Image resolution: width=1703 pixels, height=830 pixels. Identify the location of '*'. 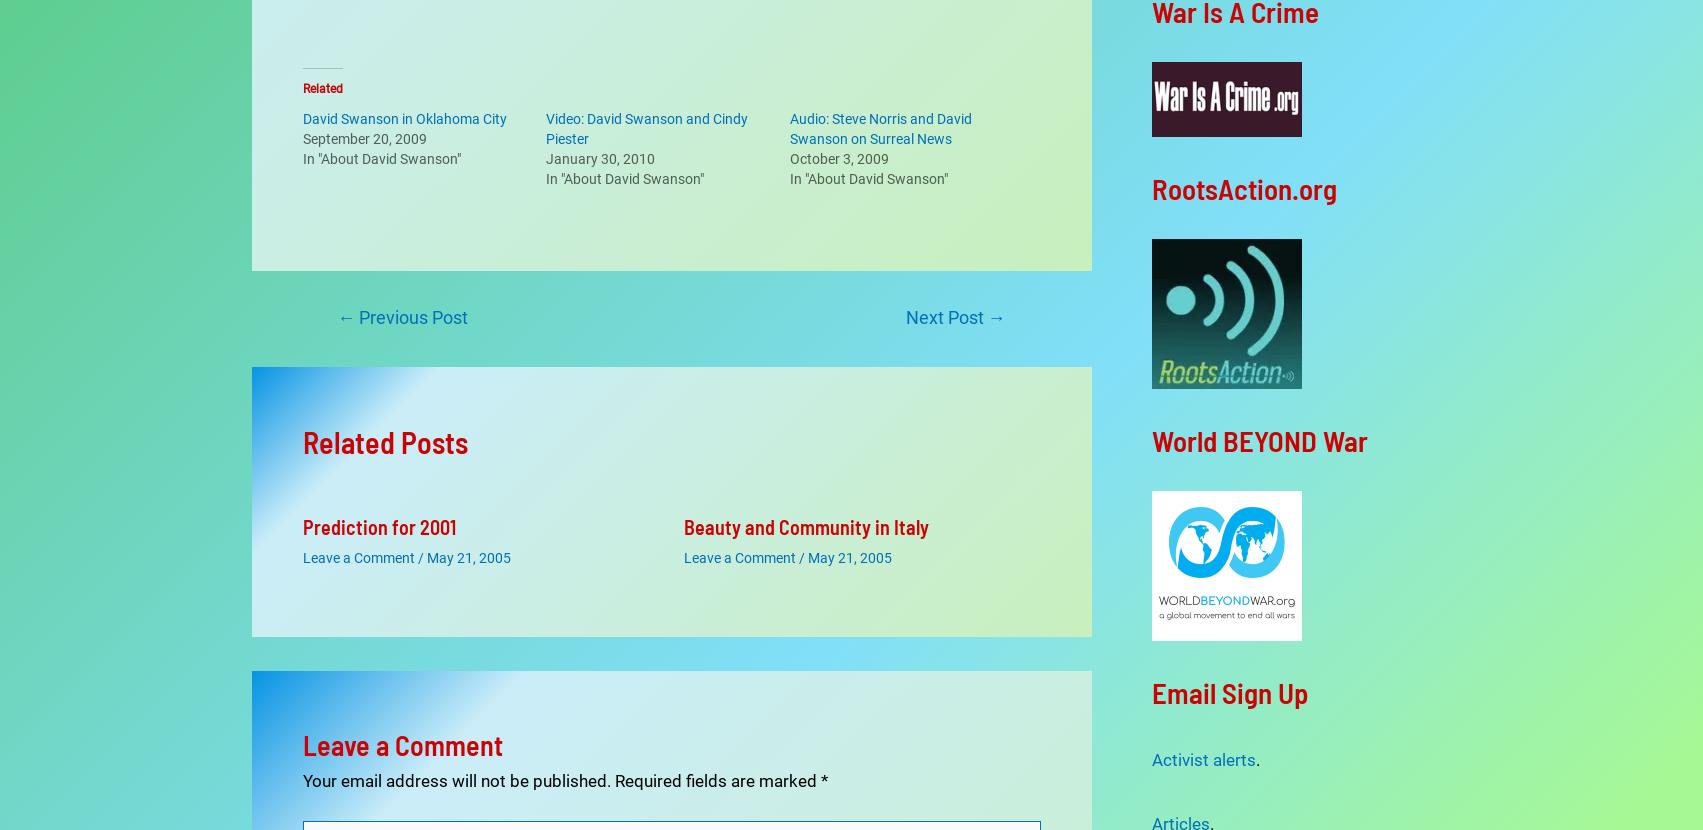
(823, 725).